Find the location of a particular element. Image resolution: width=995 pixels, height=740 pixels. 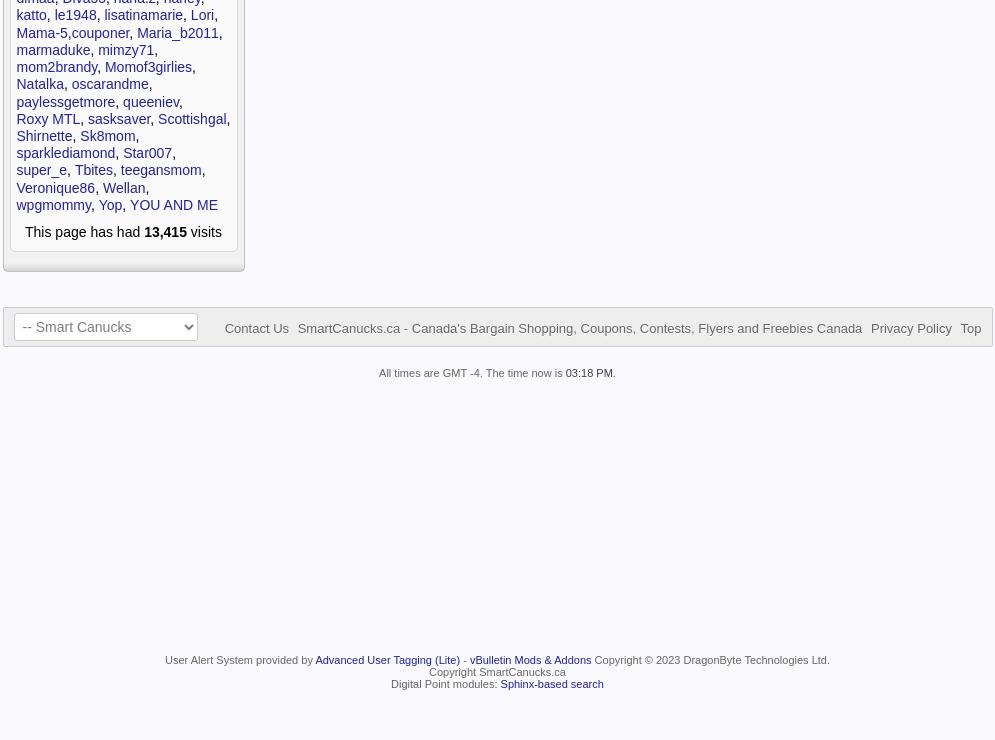

'Copyright © 2023 DragonByte Technologies Ltd.' is located at coordinates (710, 660).